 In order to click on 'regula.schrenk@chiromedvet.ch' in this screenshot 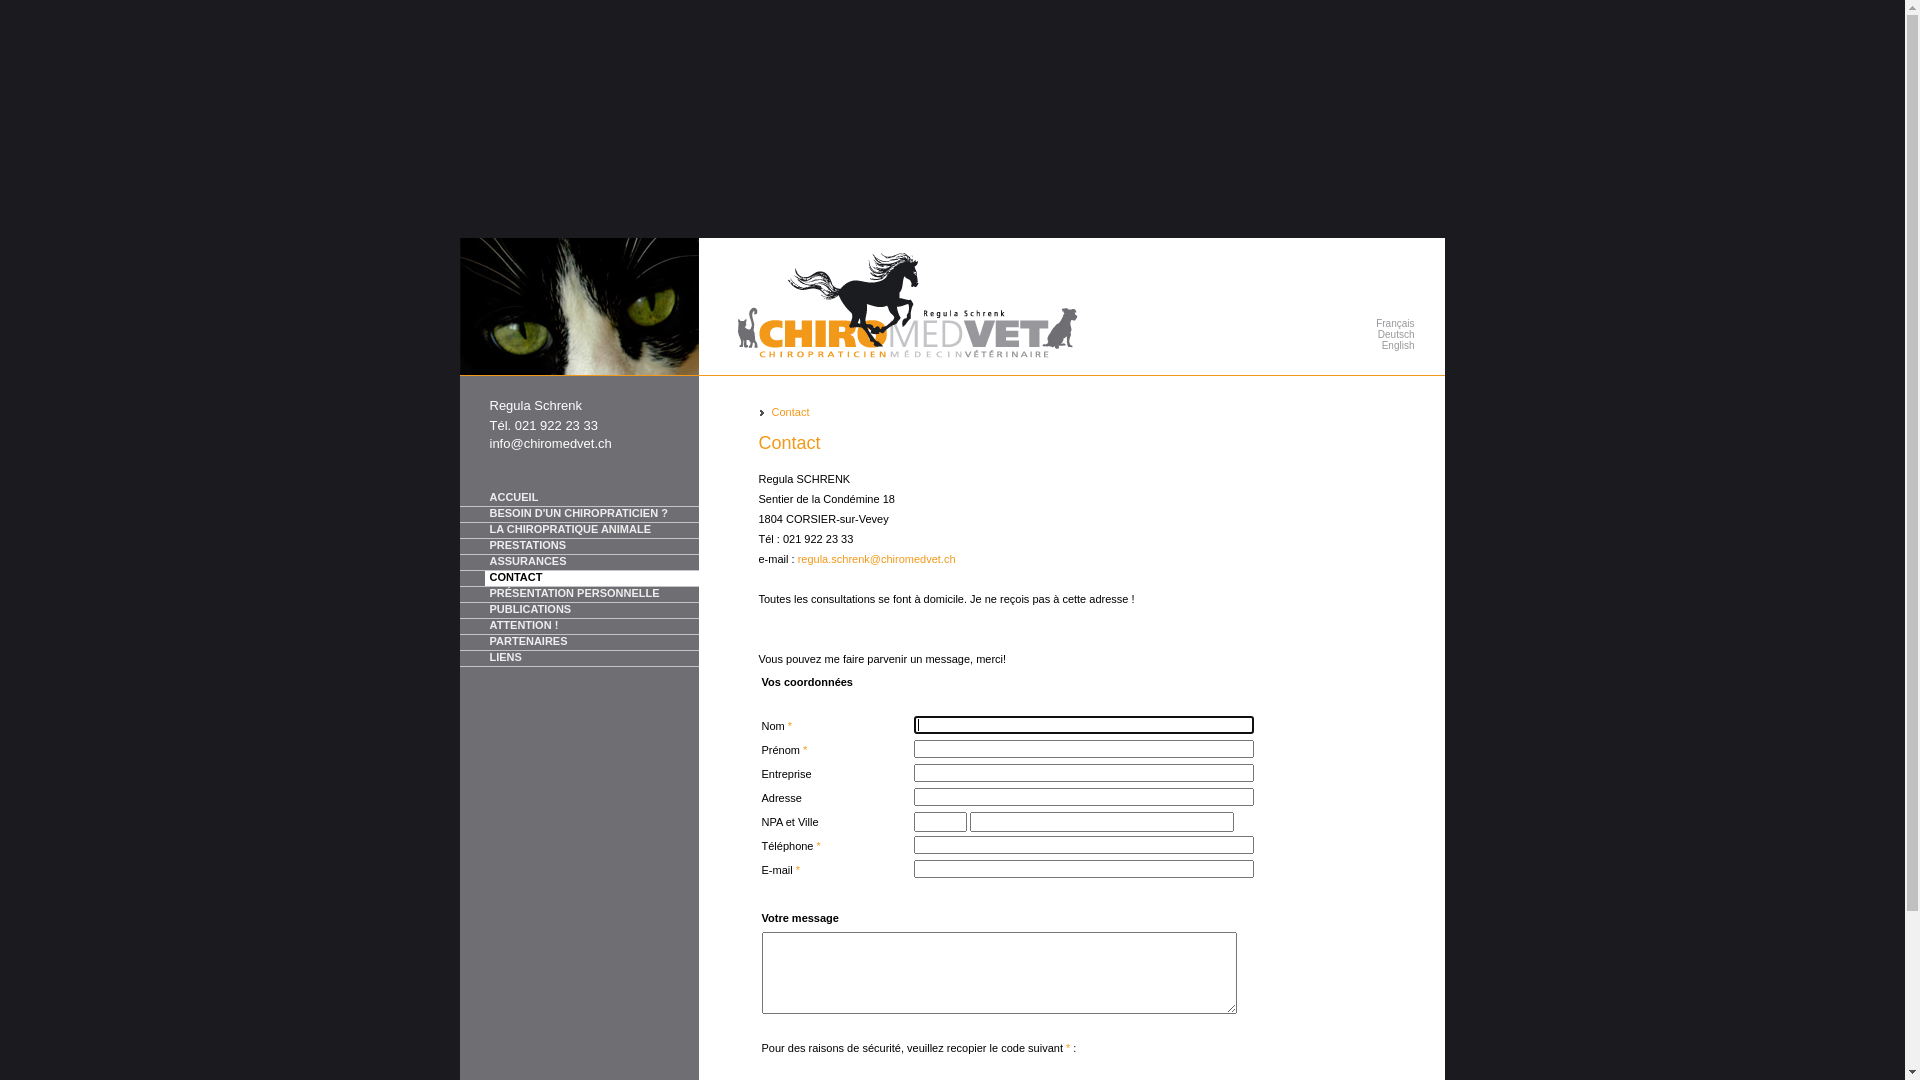, I will do `click(796, 559)`.